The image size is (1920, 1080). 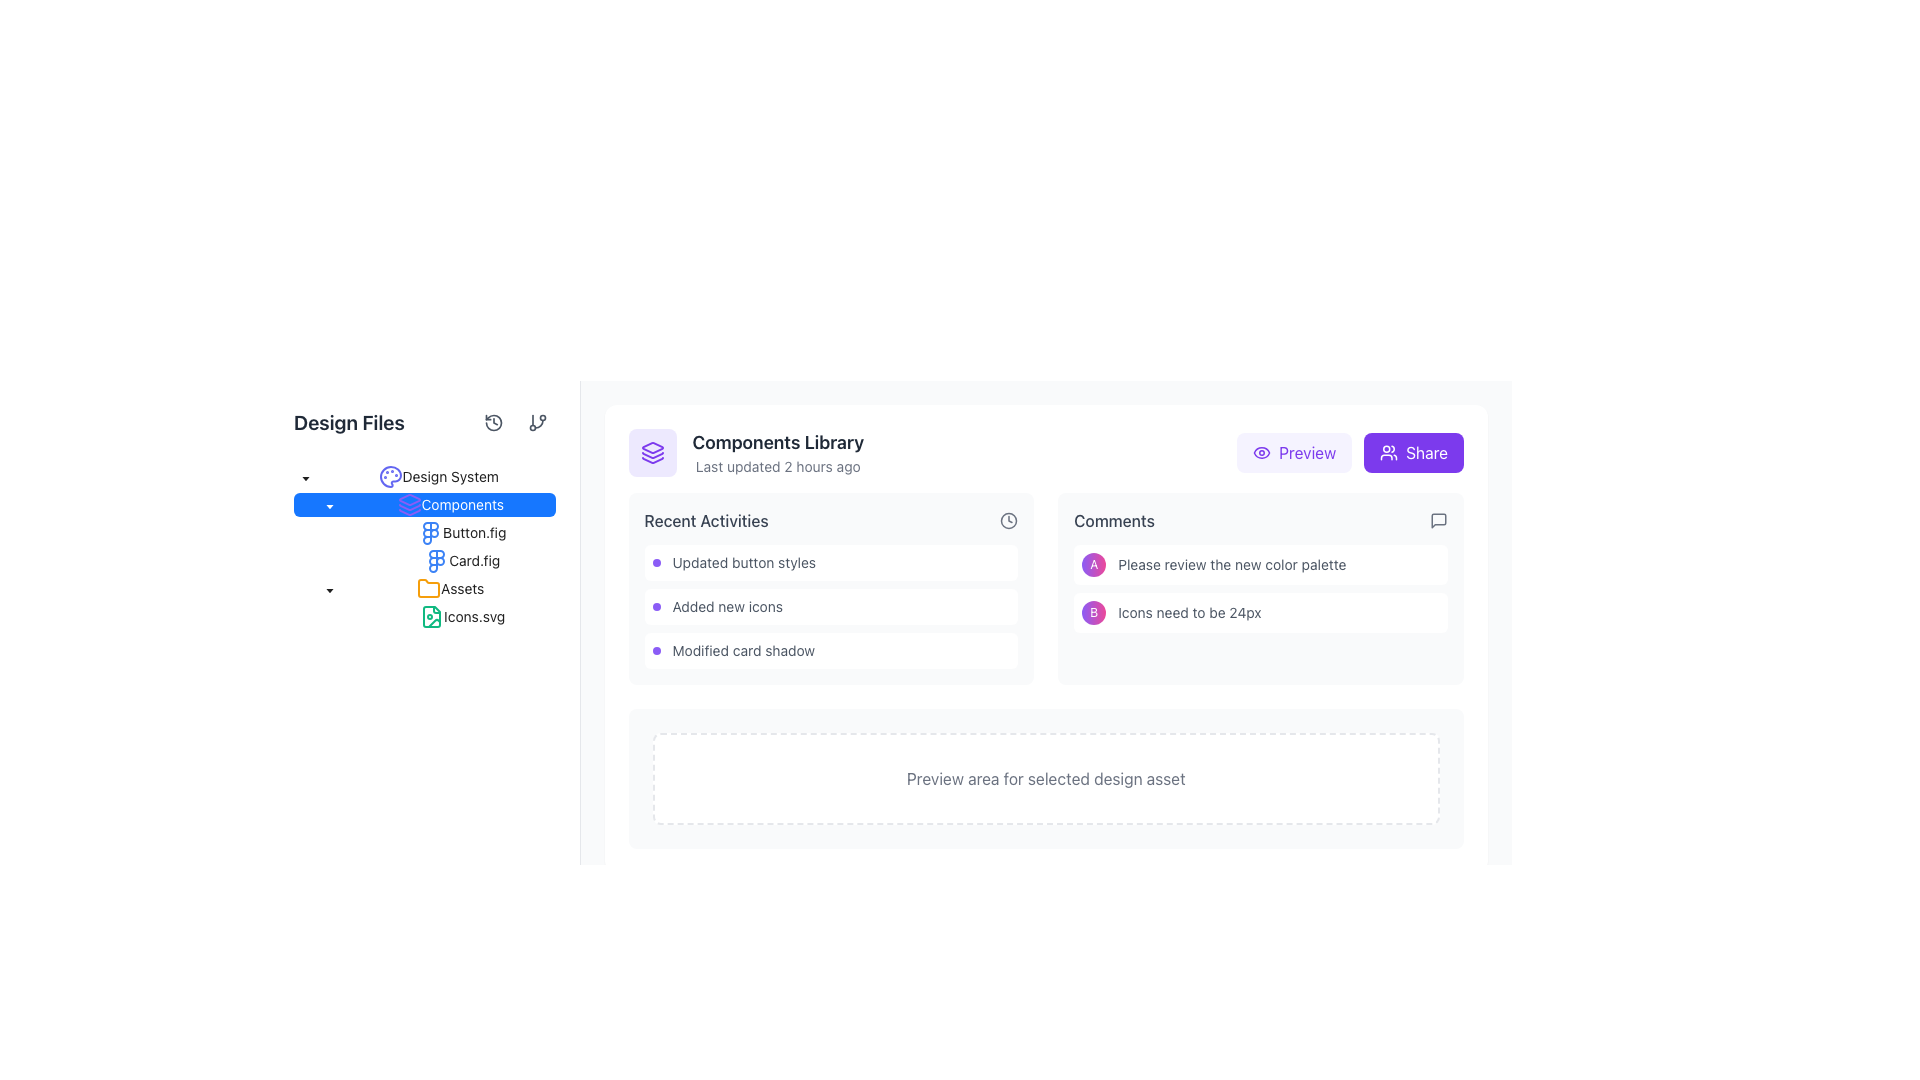 What do you see at coordinates (1438, 519) in the screenshot?
I see `the comments icon located in the upper-right corner of the 'Comments' section` at bounding box center [1438, 519].